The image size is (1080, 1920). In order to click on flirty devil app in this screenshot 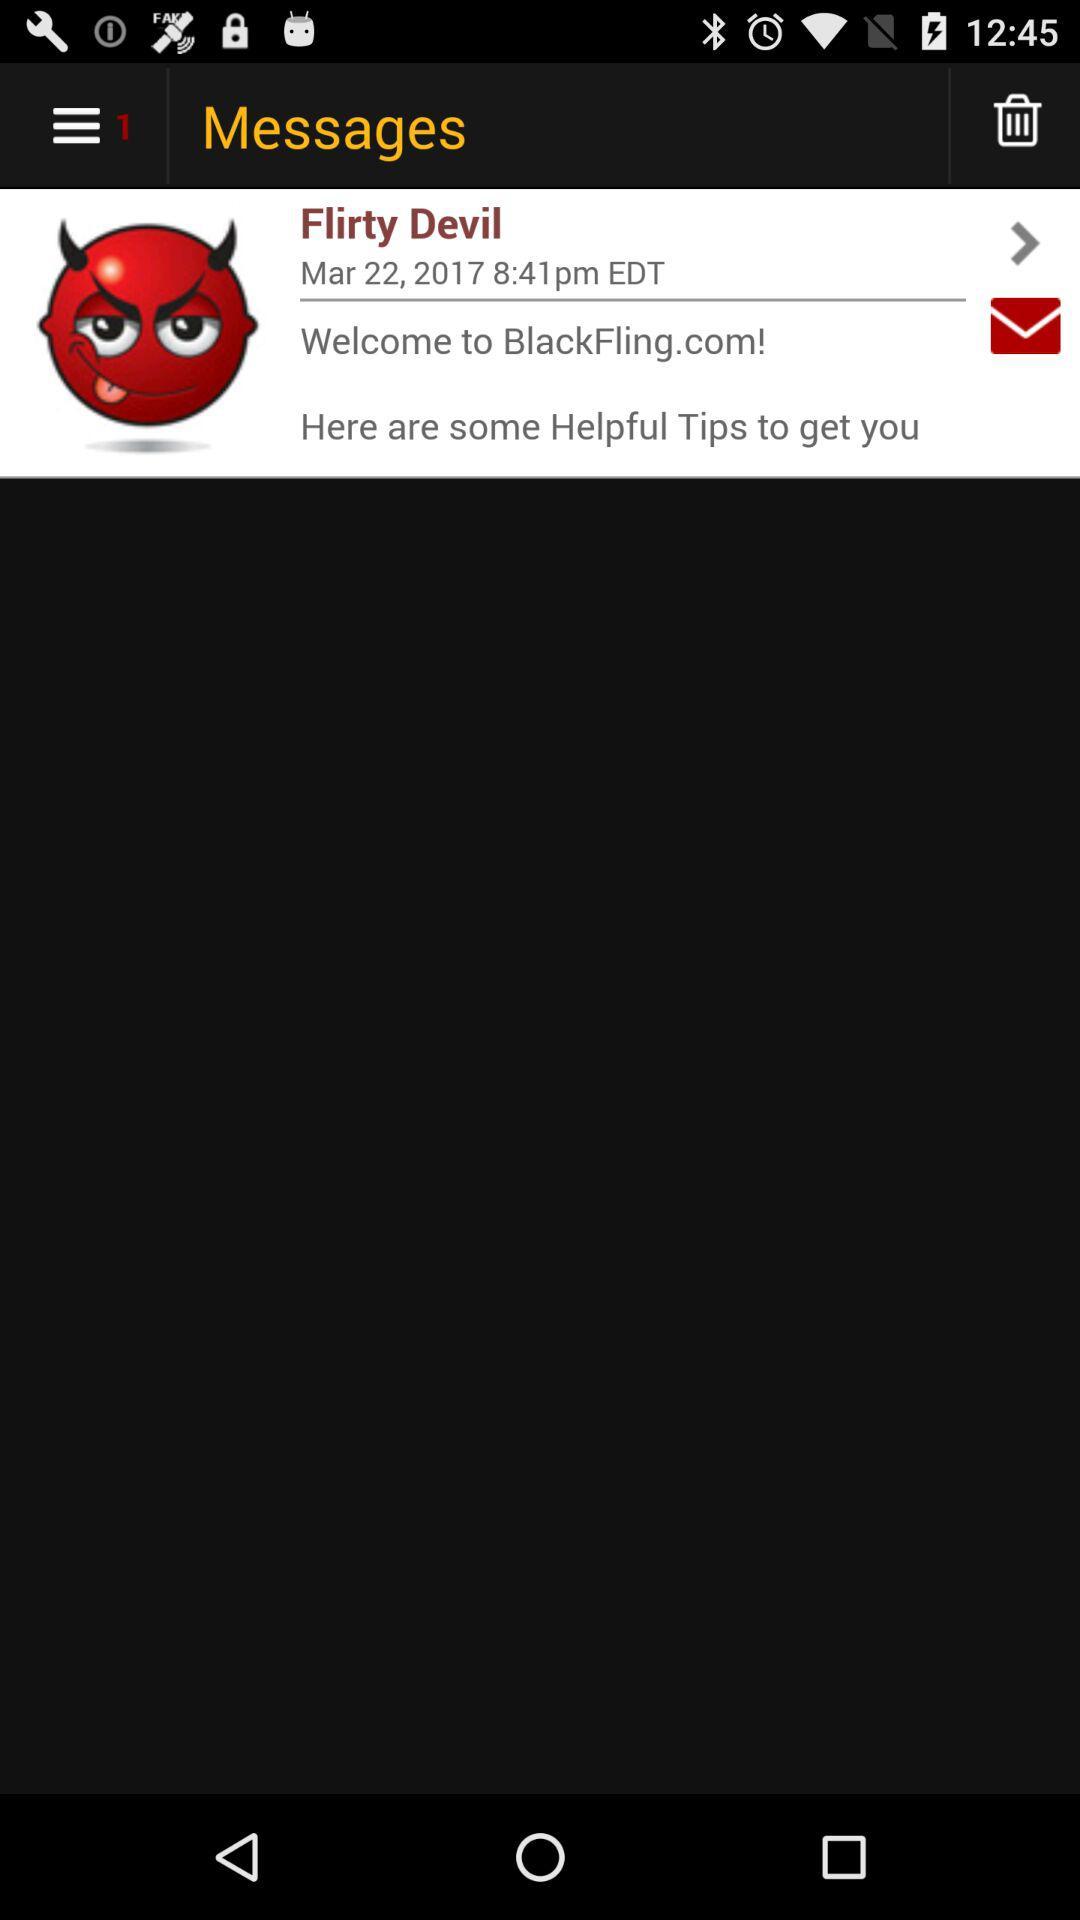, I will do `click(632, 222)`.